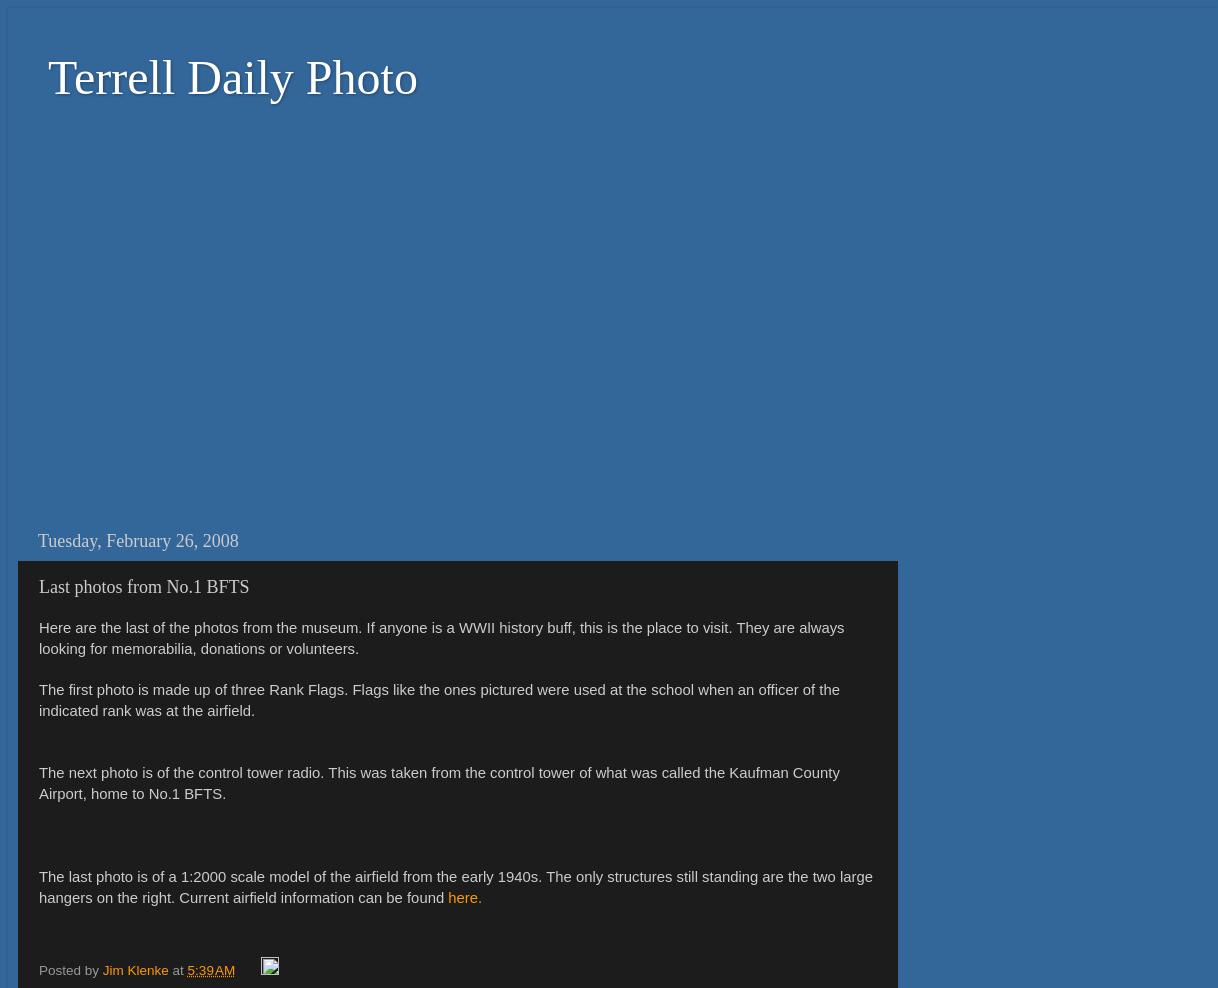 The height and width of the screenshot is (988, 1218). I want to click on 'The last photo is of a 1:2000 scale model of the airfield from the early 1940s. The only structures still standing are the two large hangers on the right. Current airfield information can be found', so click(38, 886).